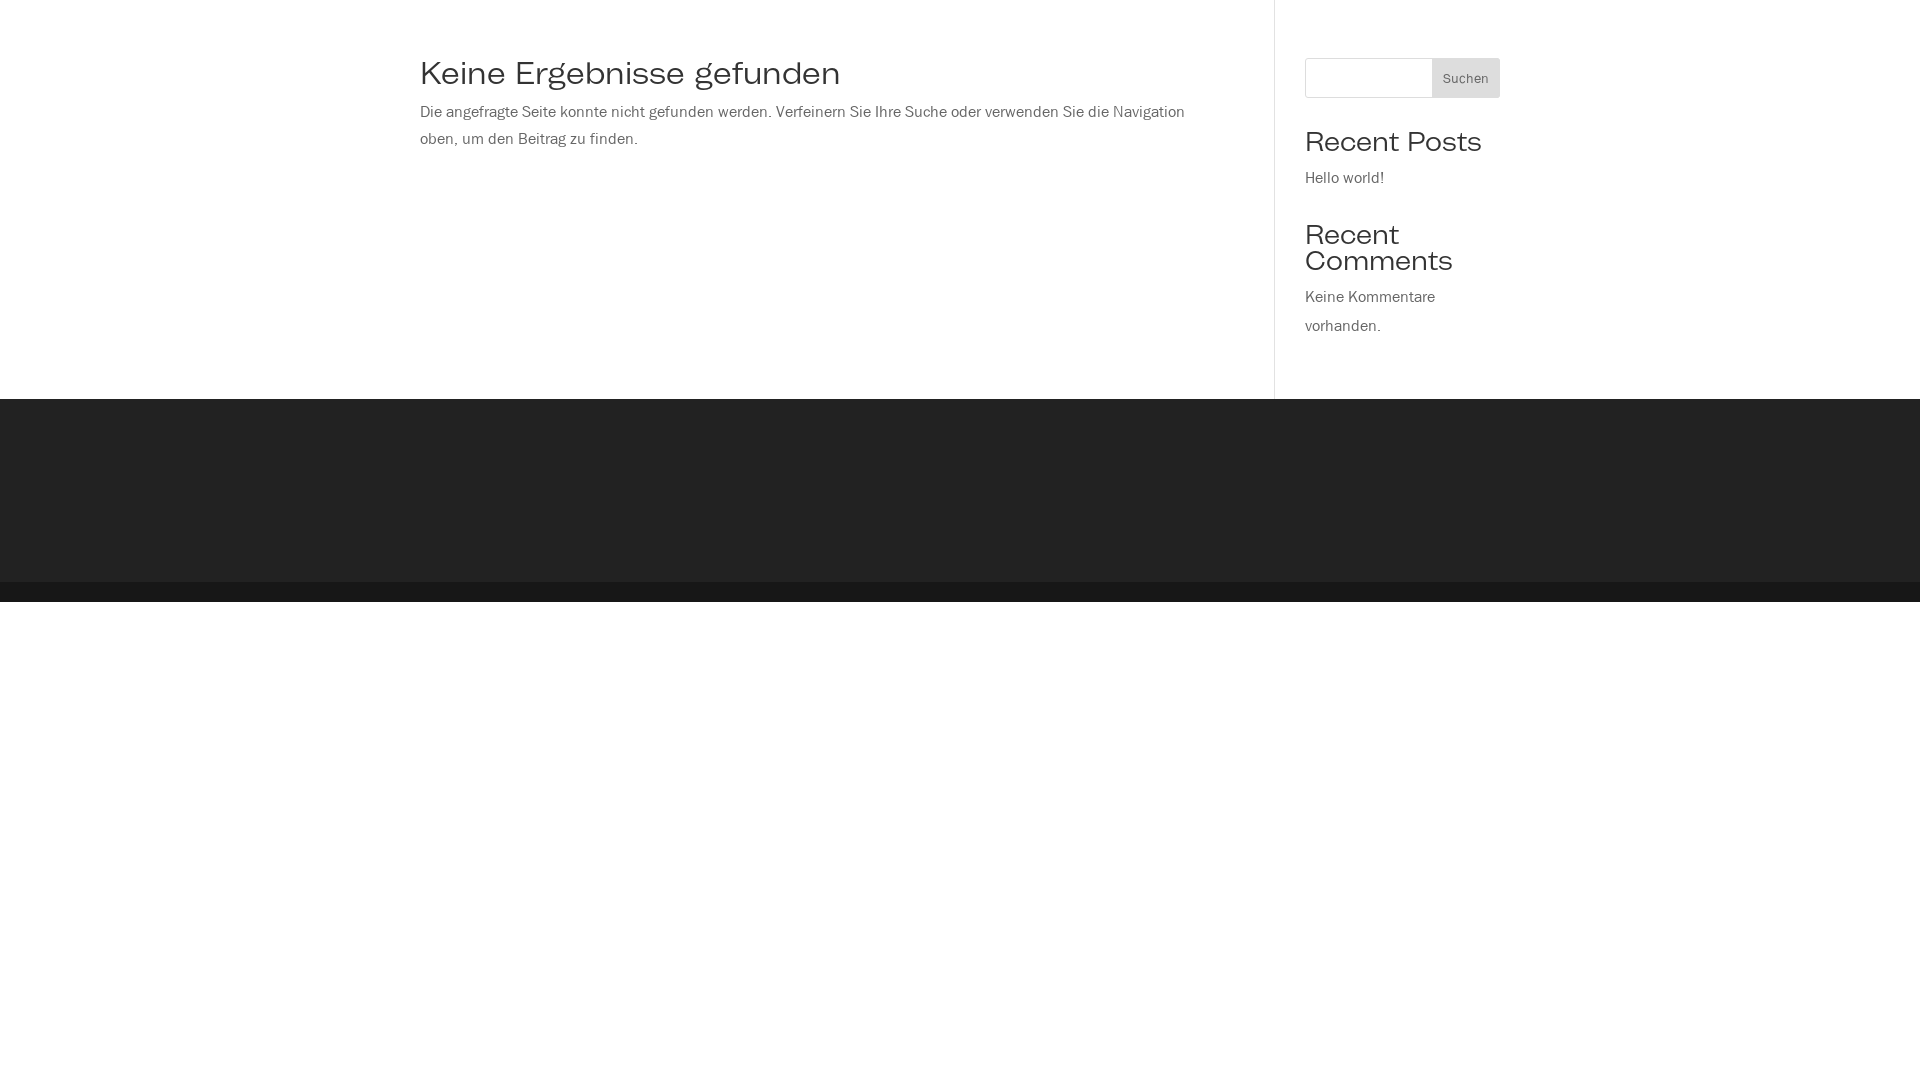 The height and width of the screenshot is (1080, 1920). I want to click on 'Hello world!', so click(1344, 176).